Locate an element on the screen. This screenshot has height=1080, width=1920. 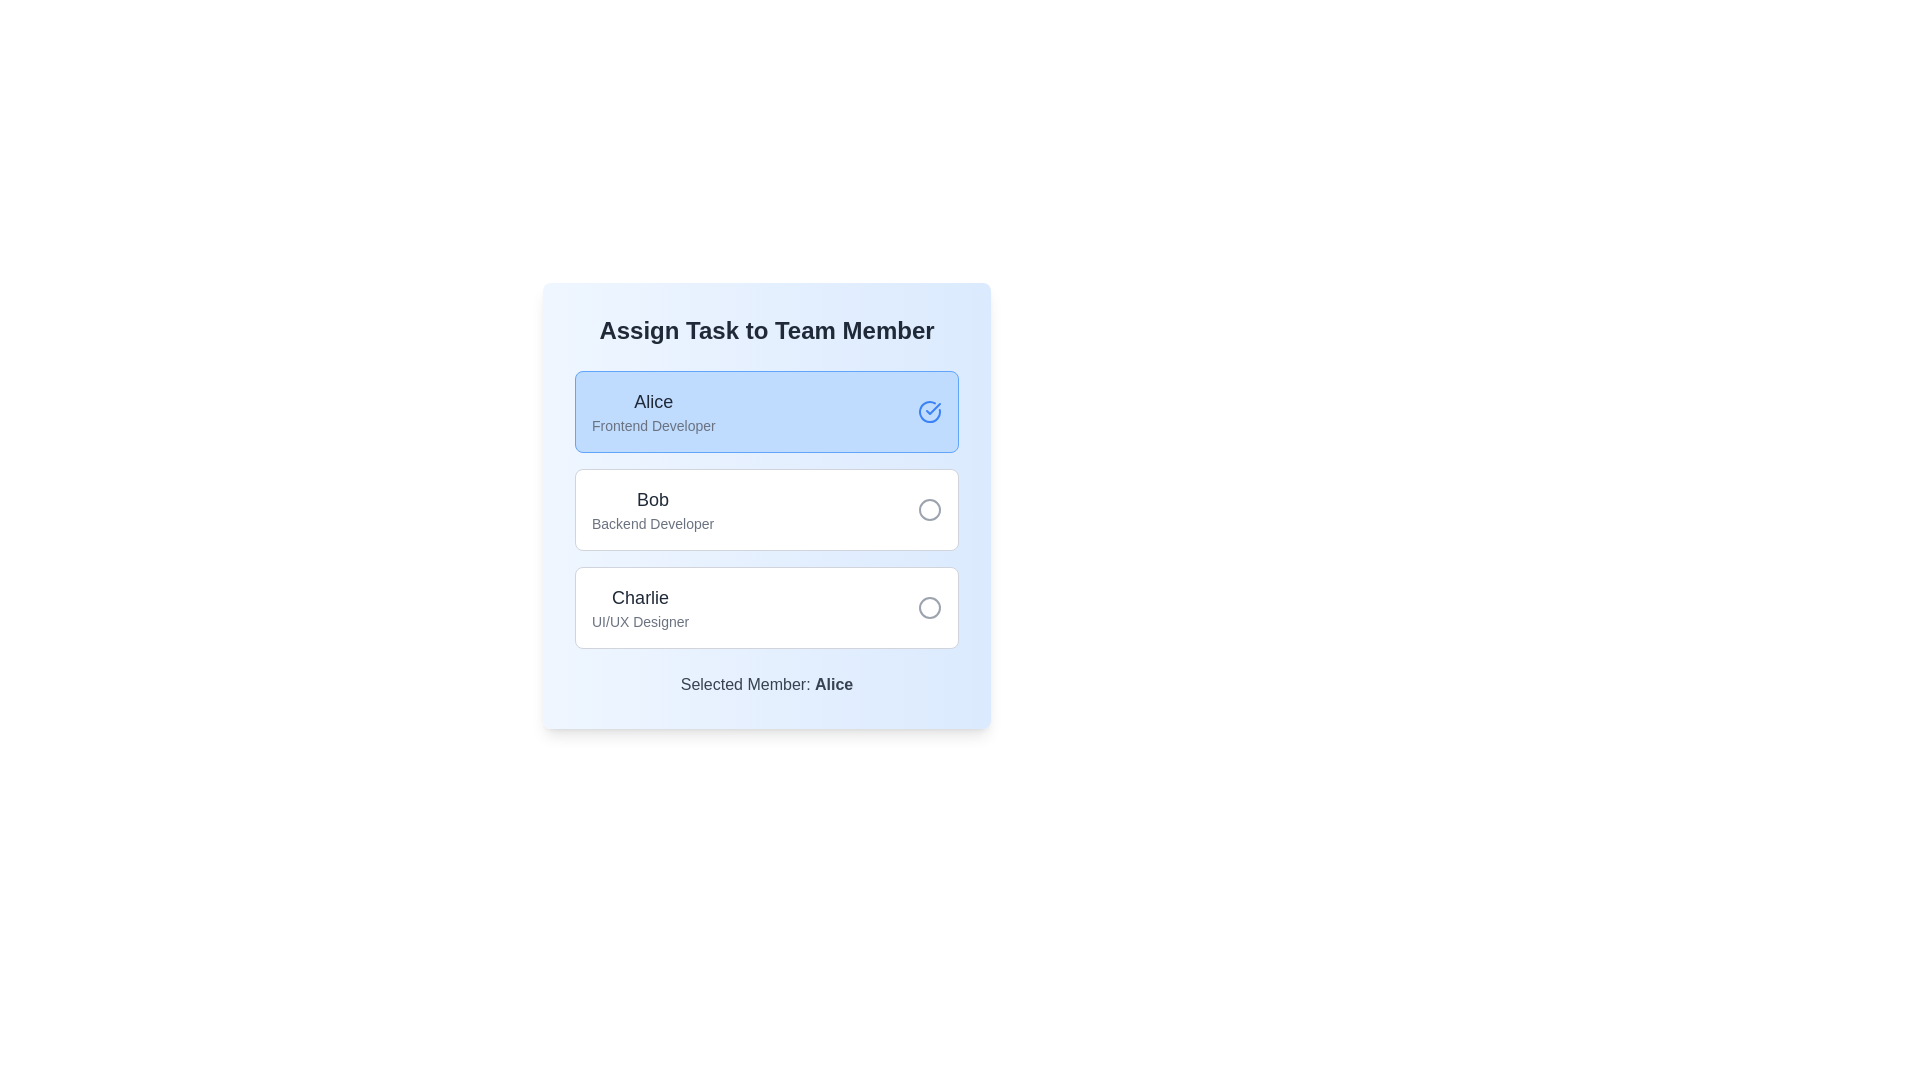
the radio button is located at coordinates (929, 607).